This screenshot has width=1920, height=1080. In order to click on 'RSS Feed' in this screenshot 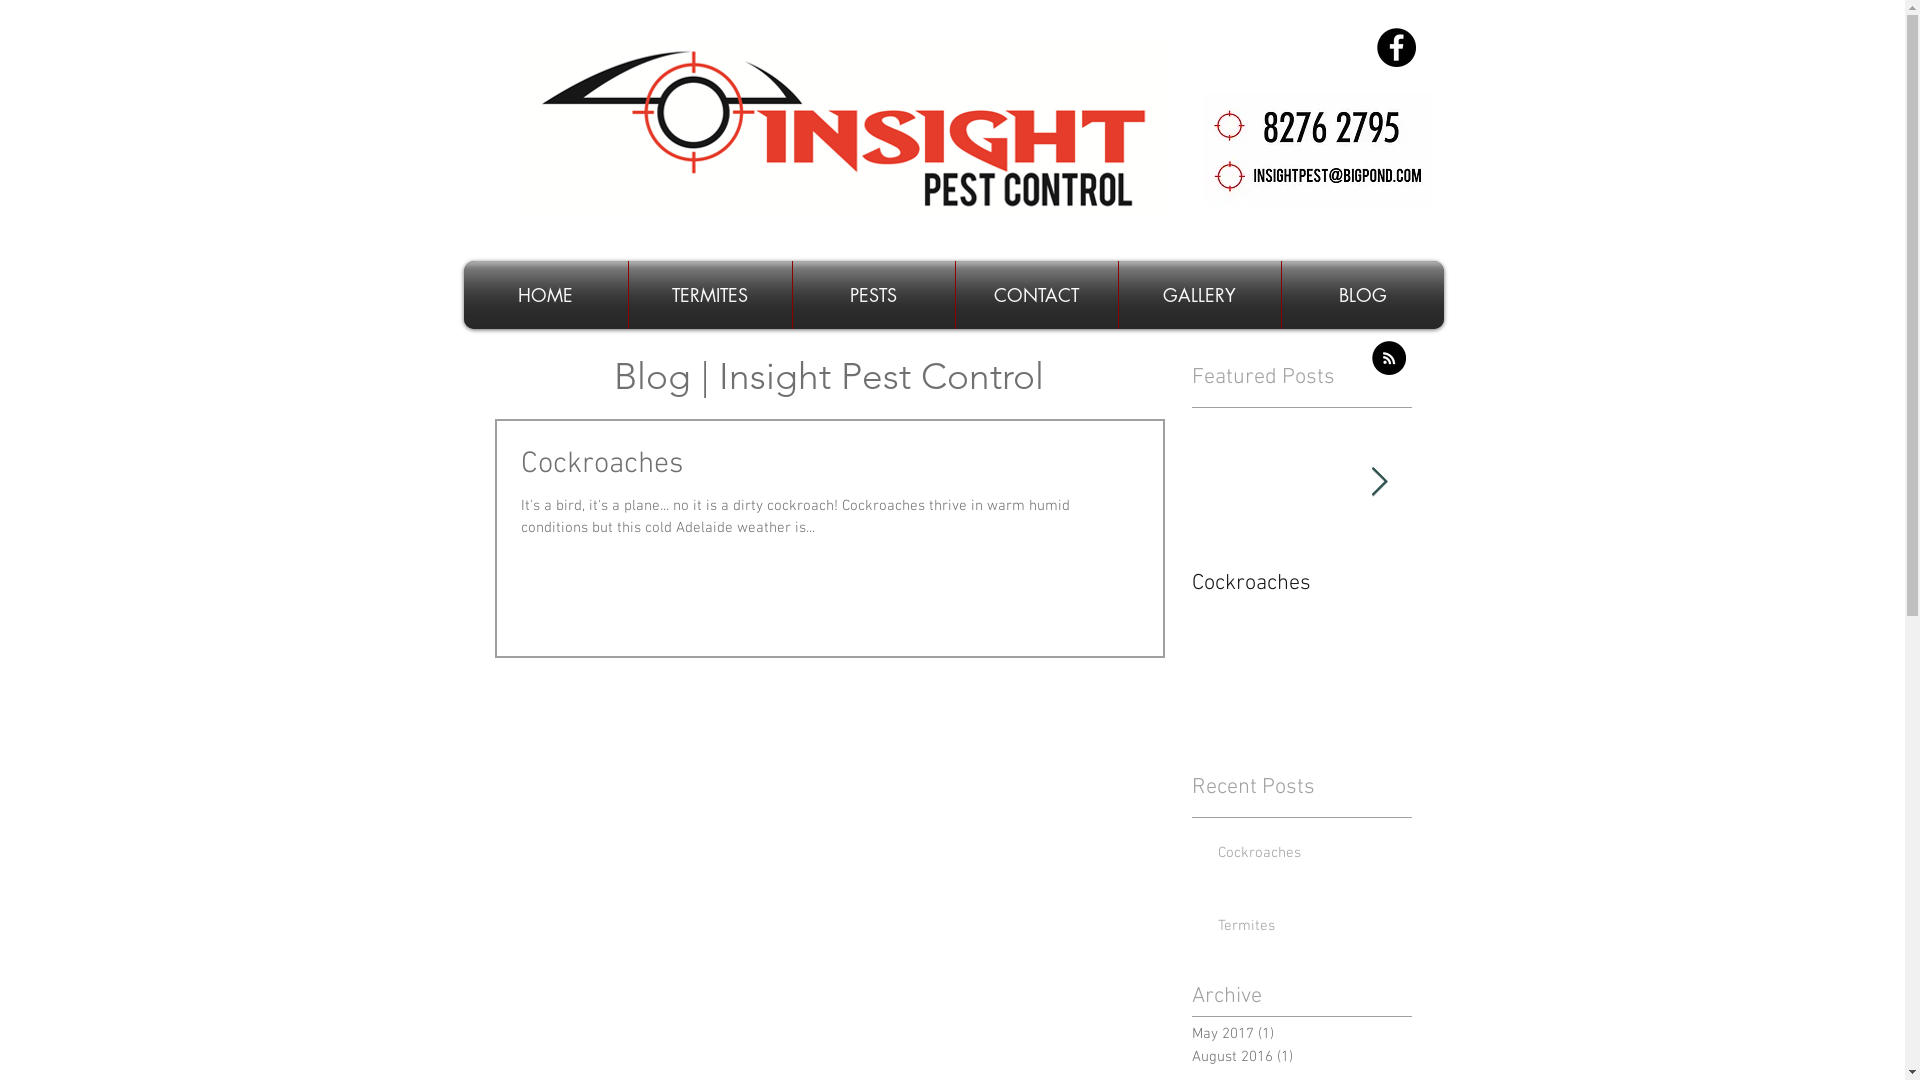, I will do `click(1387, 357)`.